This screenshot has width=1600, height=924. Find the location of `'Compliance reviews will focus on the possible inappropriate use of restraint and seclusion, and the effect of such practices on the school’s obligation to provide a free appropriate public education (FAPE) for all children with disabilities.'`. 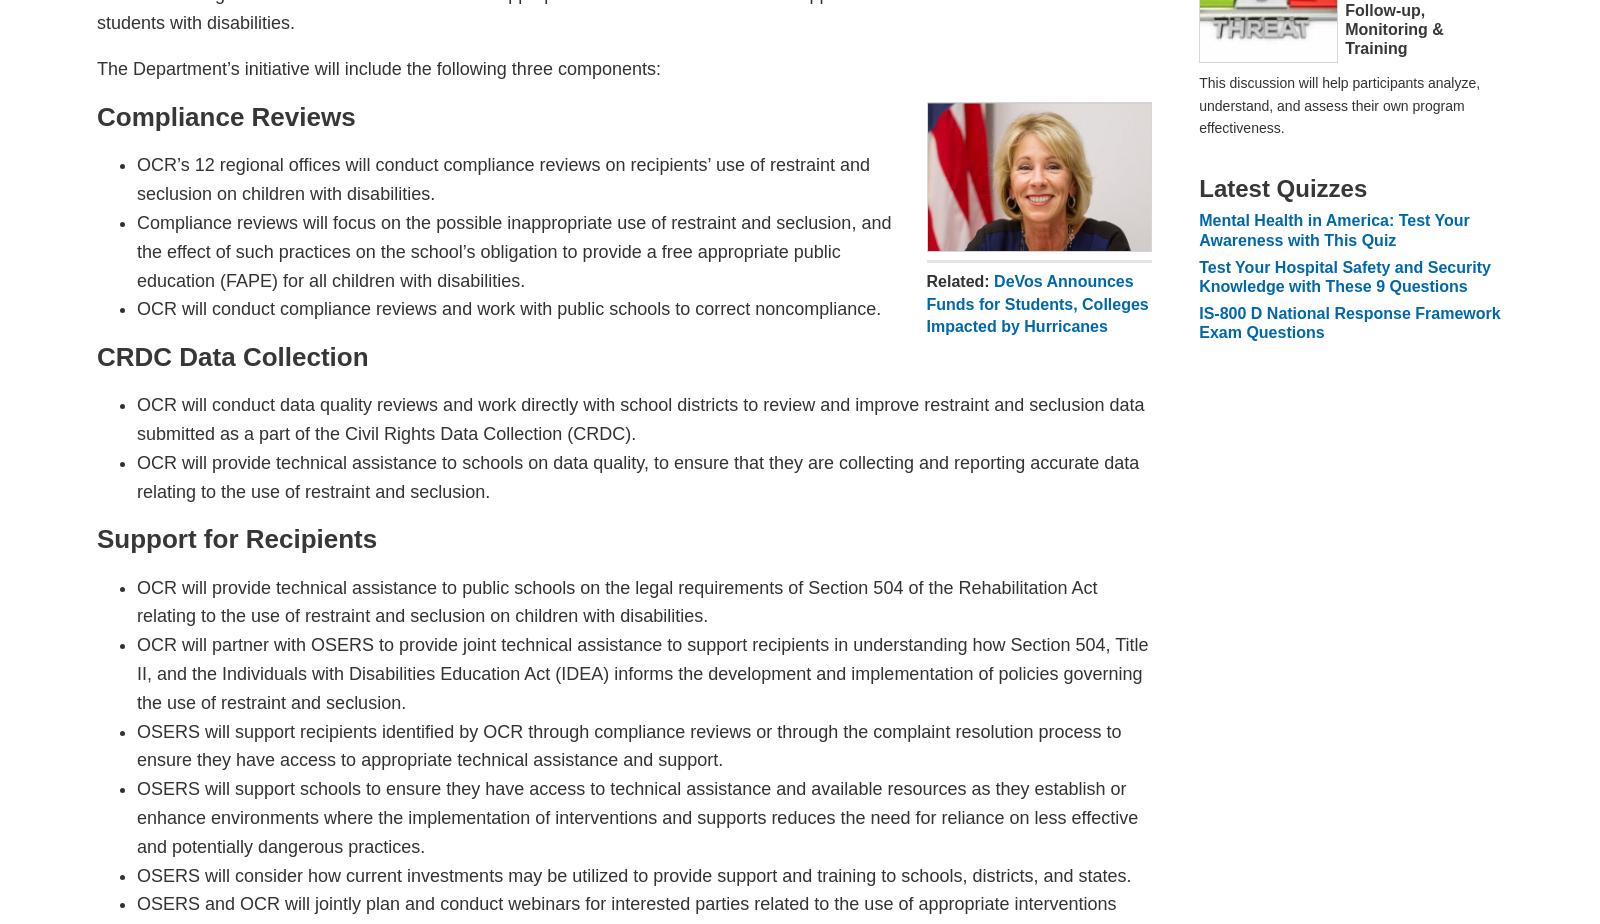

'Compliance reviews will focus on the possible inappropriate use of restraint and seclusion, and the effect of such practices on the school’s obligation to provide a free appropriate public education (FAPE) for all children with disabilities.' is located at coordinates (513, 250).